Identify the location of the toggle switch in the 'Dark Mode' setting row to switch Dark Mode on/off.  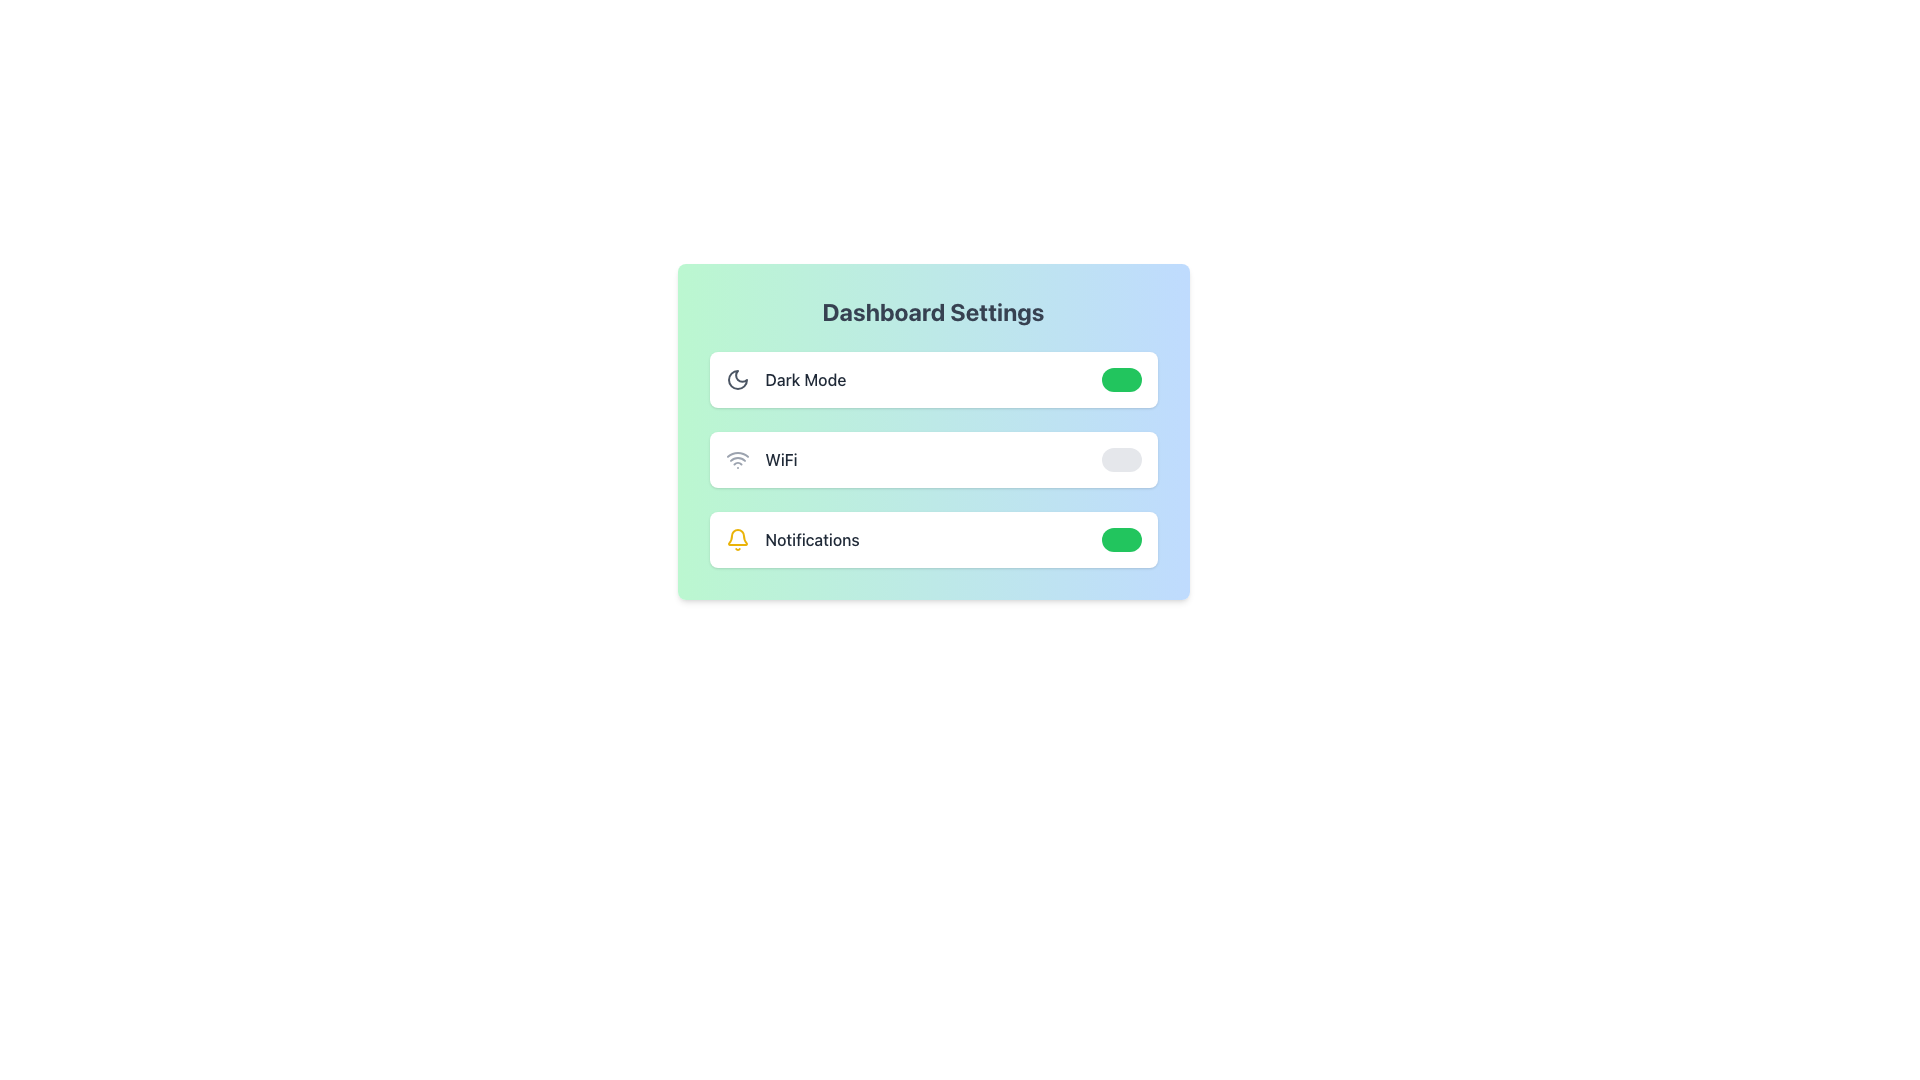
(932, 380).